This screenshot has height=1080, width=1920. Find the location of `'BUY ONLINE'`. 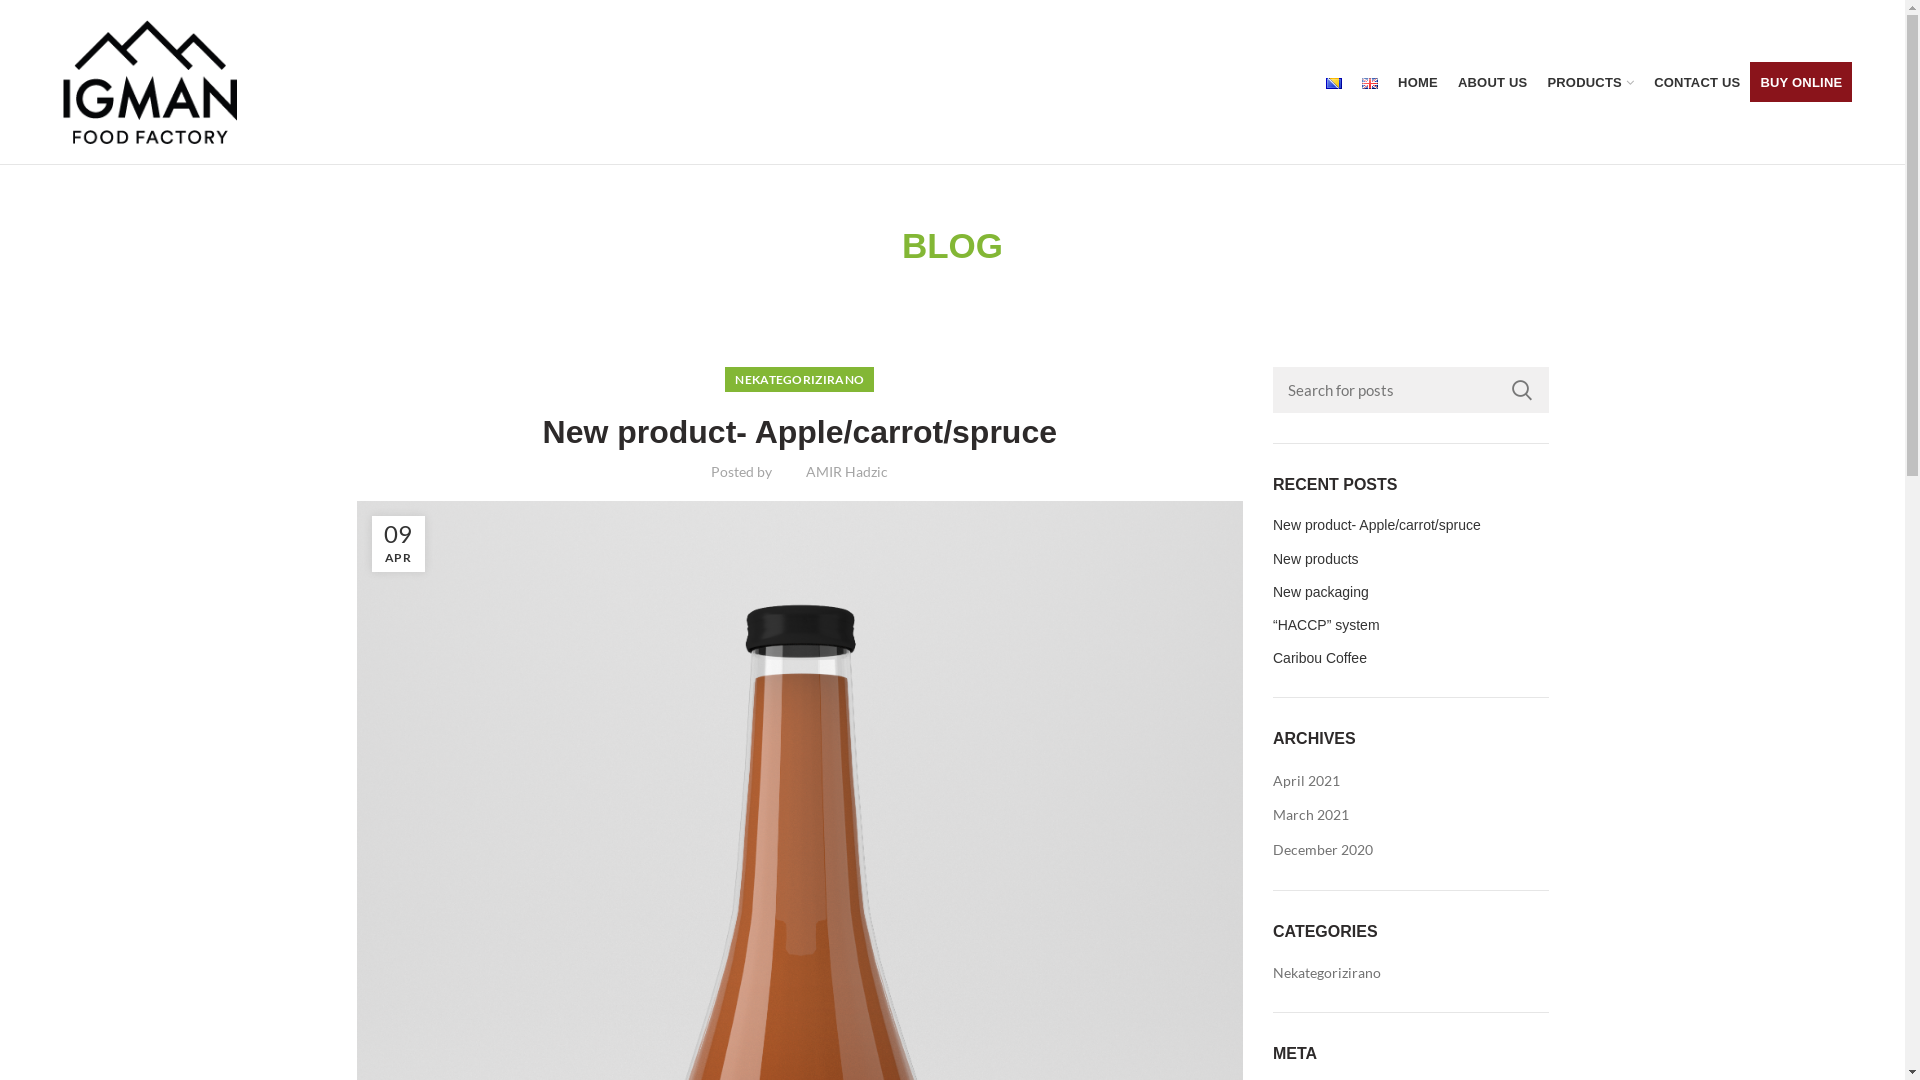

'BUY ONLINE' is located at coordinates (1749, 80).